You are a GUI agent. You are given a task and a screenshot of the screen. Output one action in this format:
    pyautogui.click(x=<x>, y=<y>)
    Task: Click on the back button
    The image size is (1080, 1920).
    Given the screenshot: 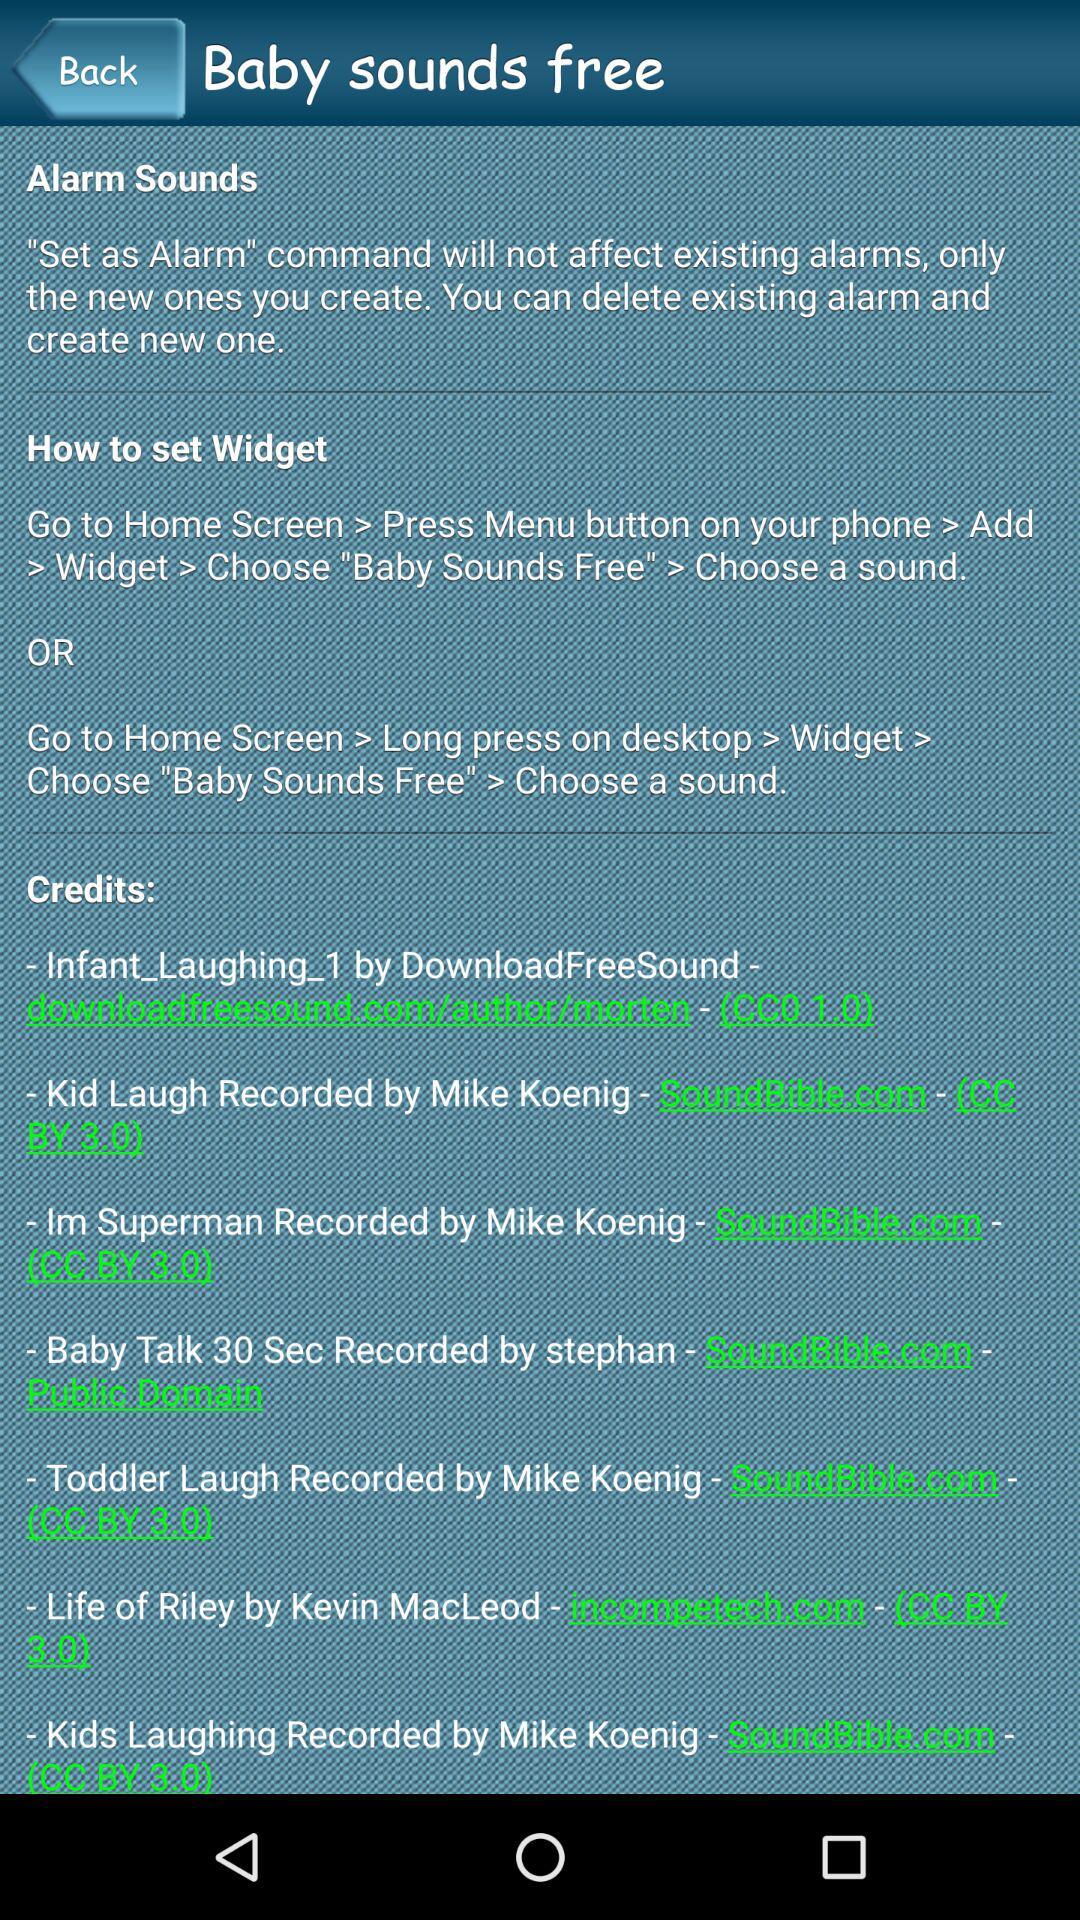 What is the action you would take?
    pyautogui.click(x=97, y=69)
    